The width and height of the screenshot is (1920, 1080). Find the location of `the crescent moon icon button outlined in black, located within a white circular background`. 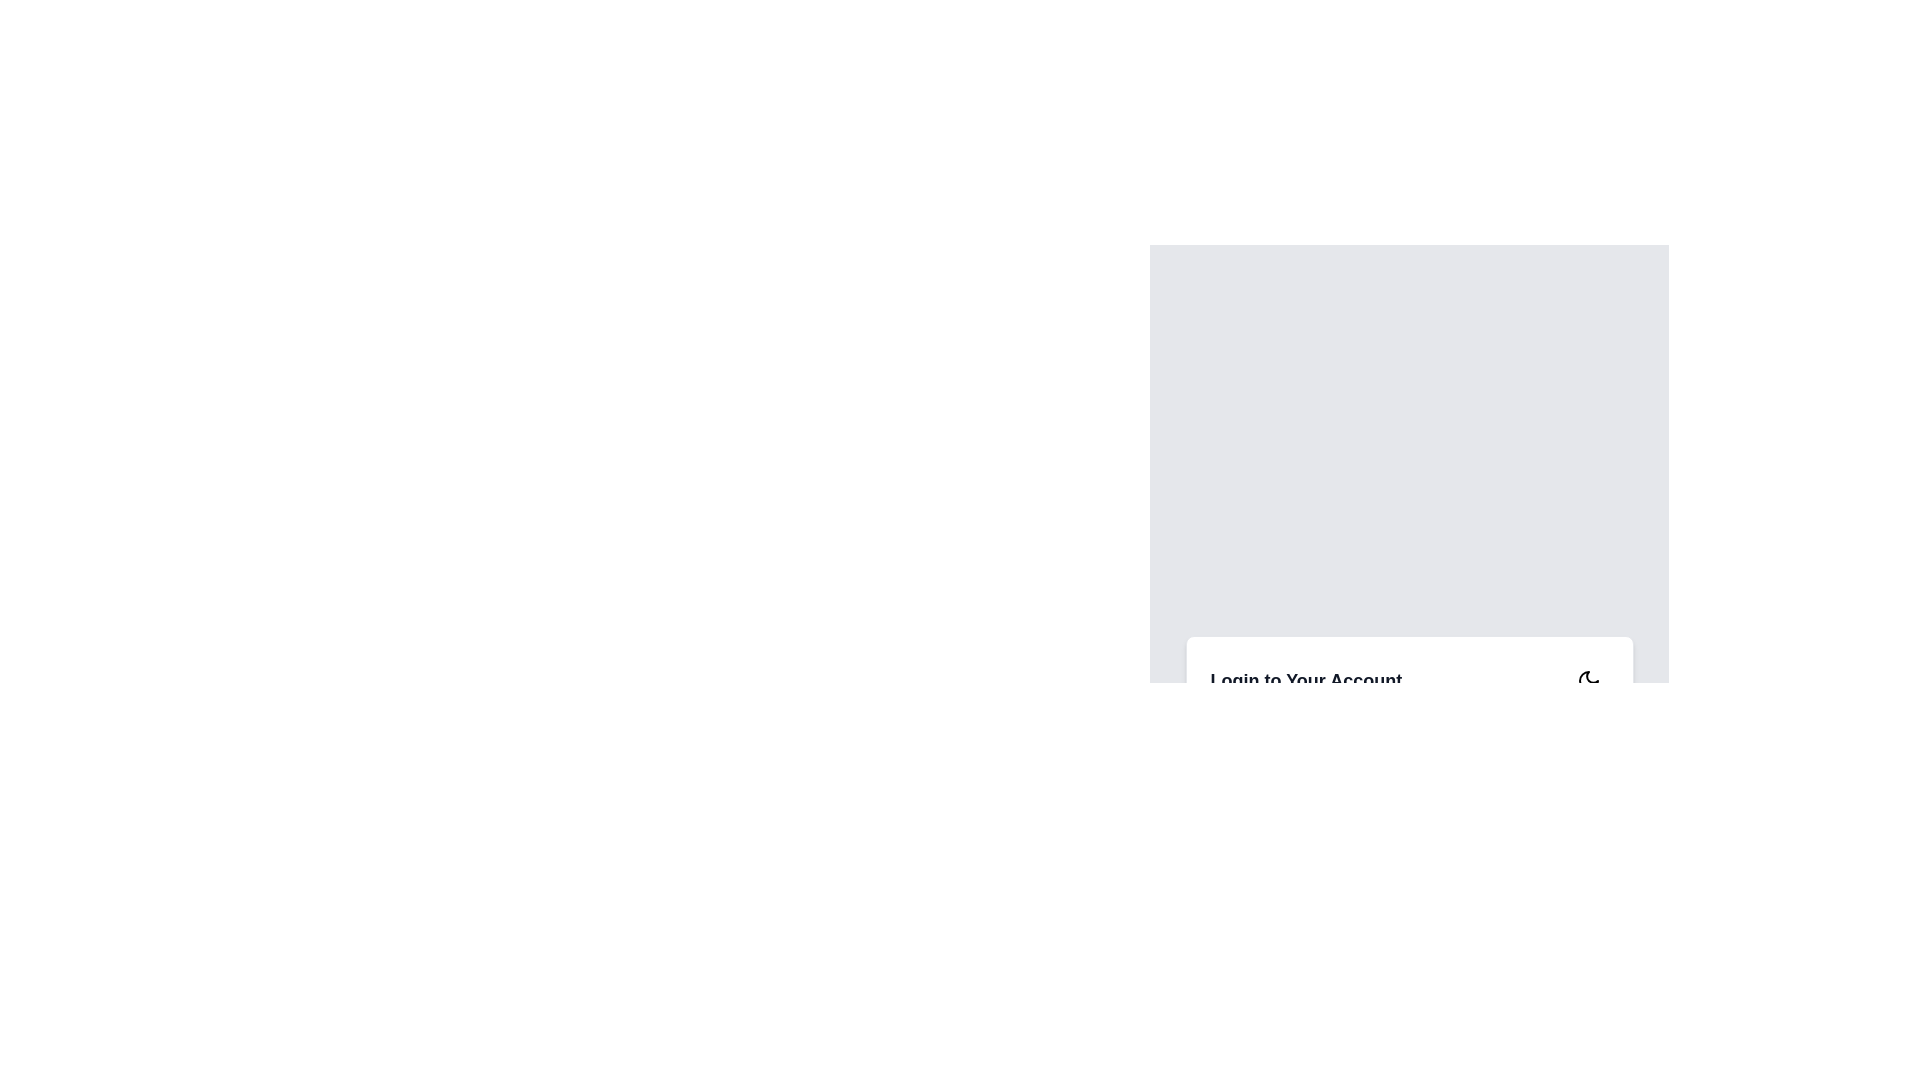

the crescent moon icon button outlined in black, located within a white circular background is located at coordinates (1587, 680).